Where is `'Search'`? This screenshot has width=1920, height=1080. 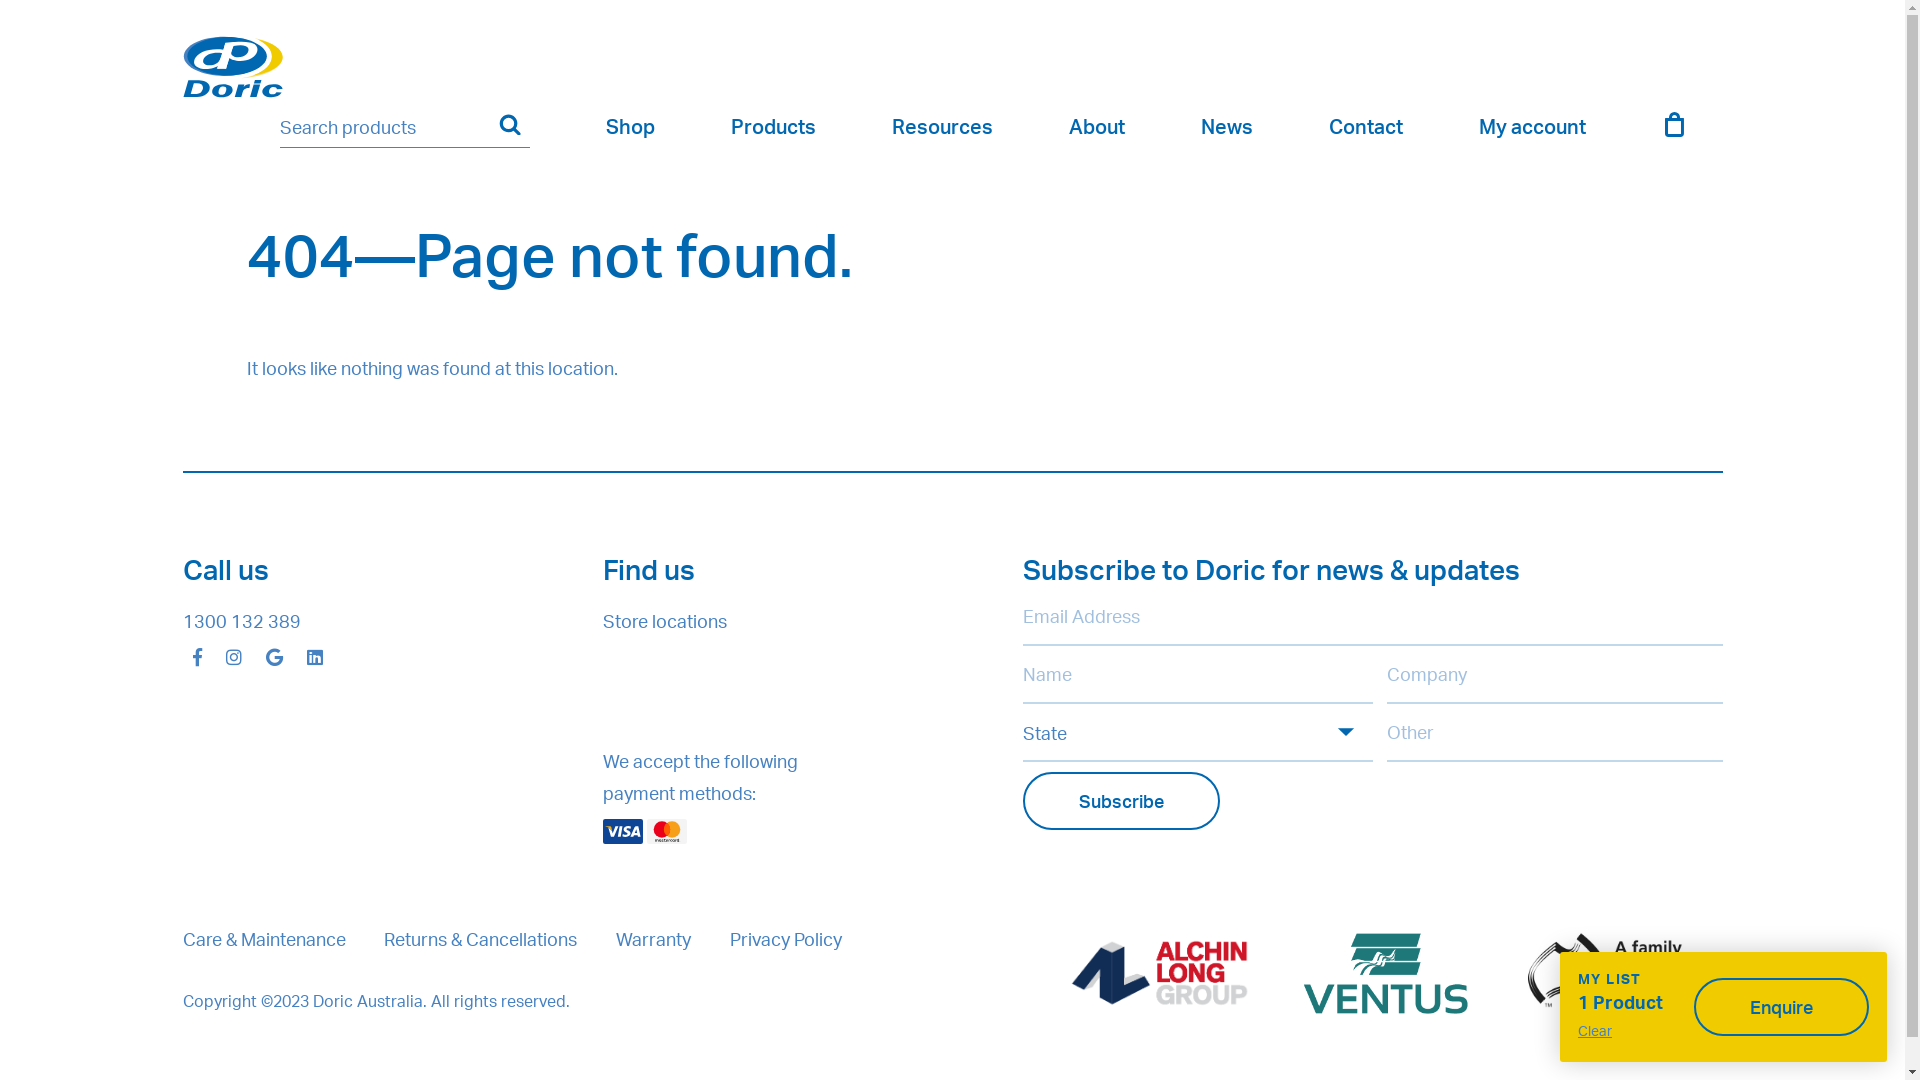
'Search' is located at coordinates (512, 124).